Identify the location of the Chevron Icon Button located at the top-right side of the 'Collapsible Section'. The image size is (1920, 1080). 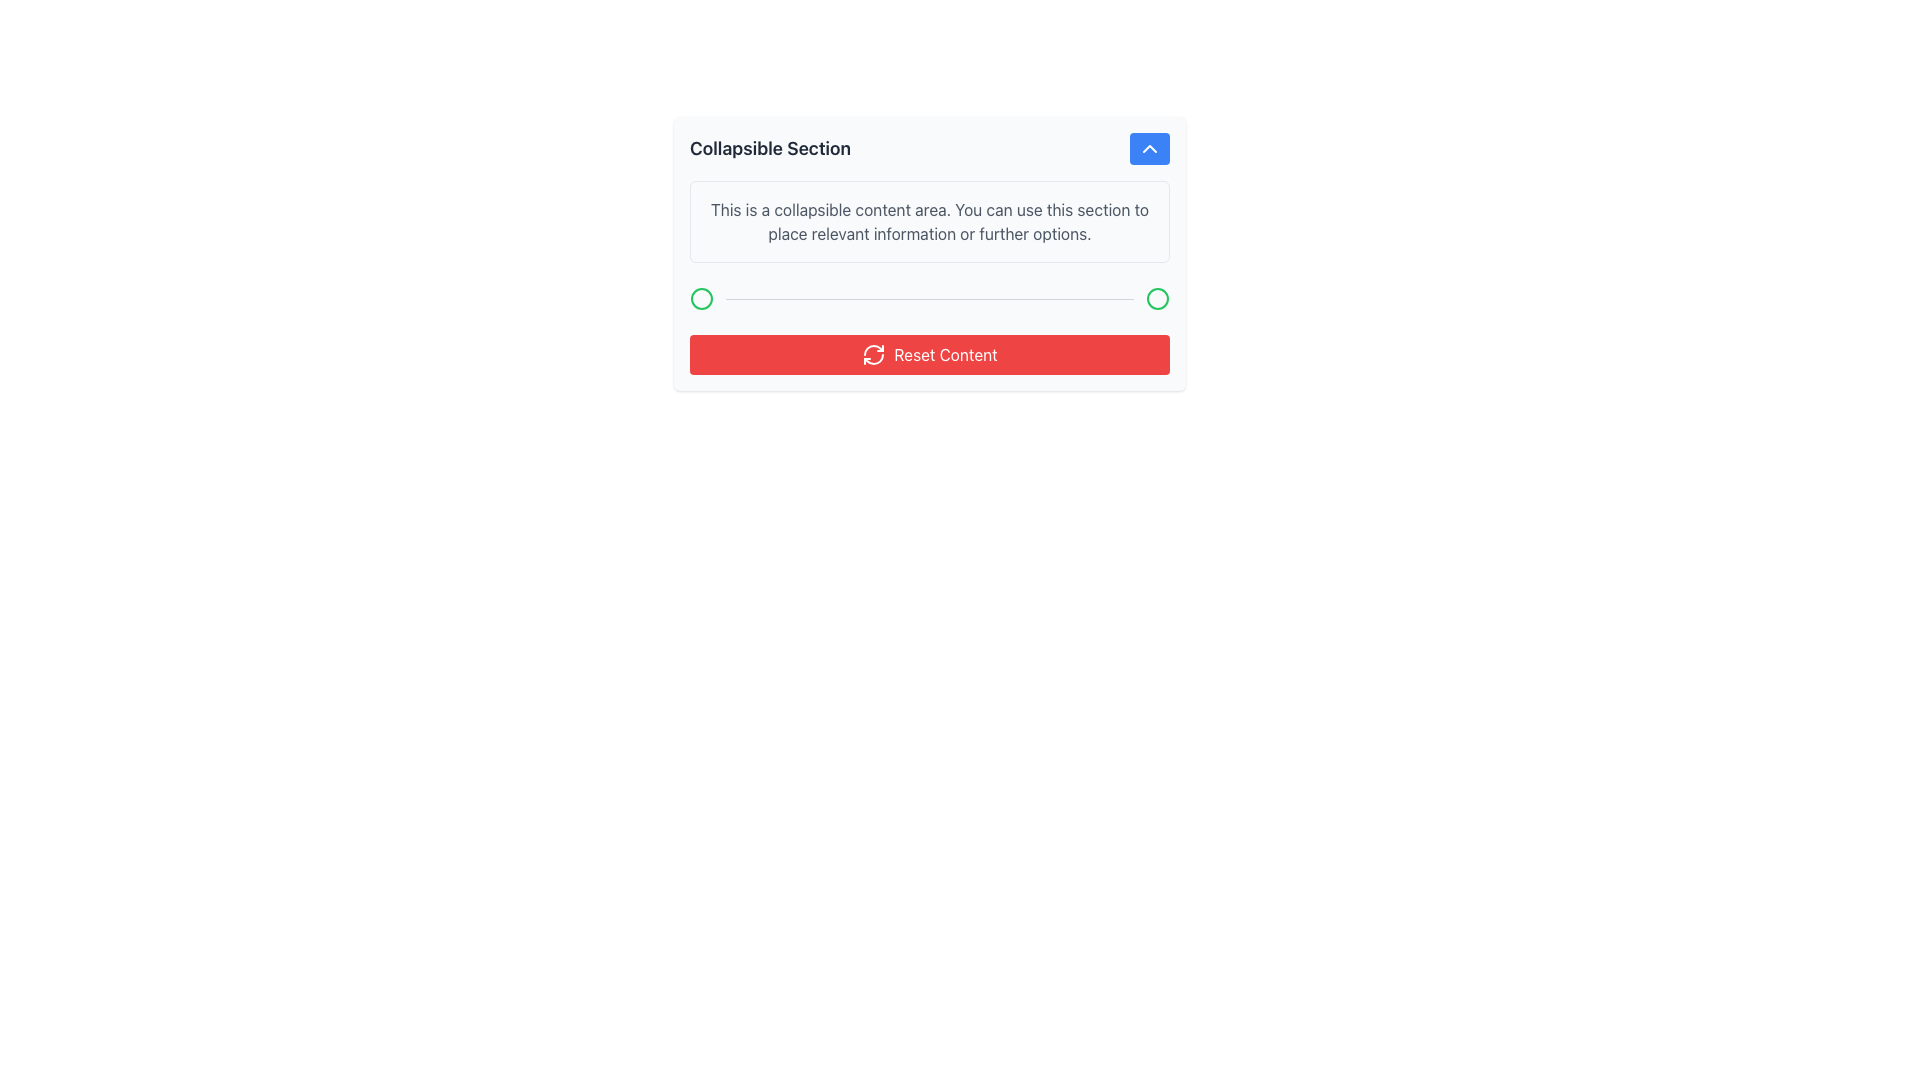
(1150, 148).